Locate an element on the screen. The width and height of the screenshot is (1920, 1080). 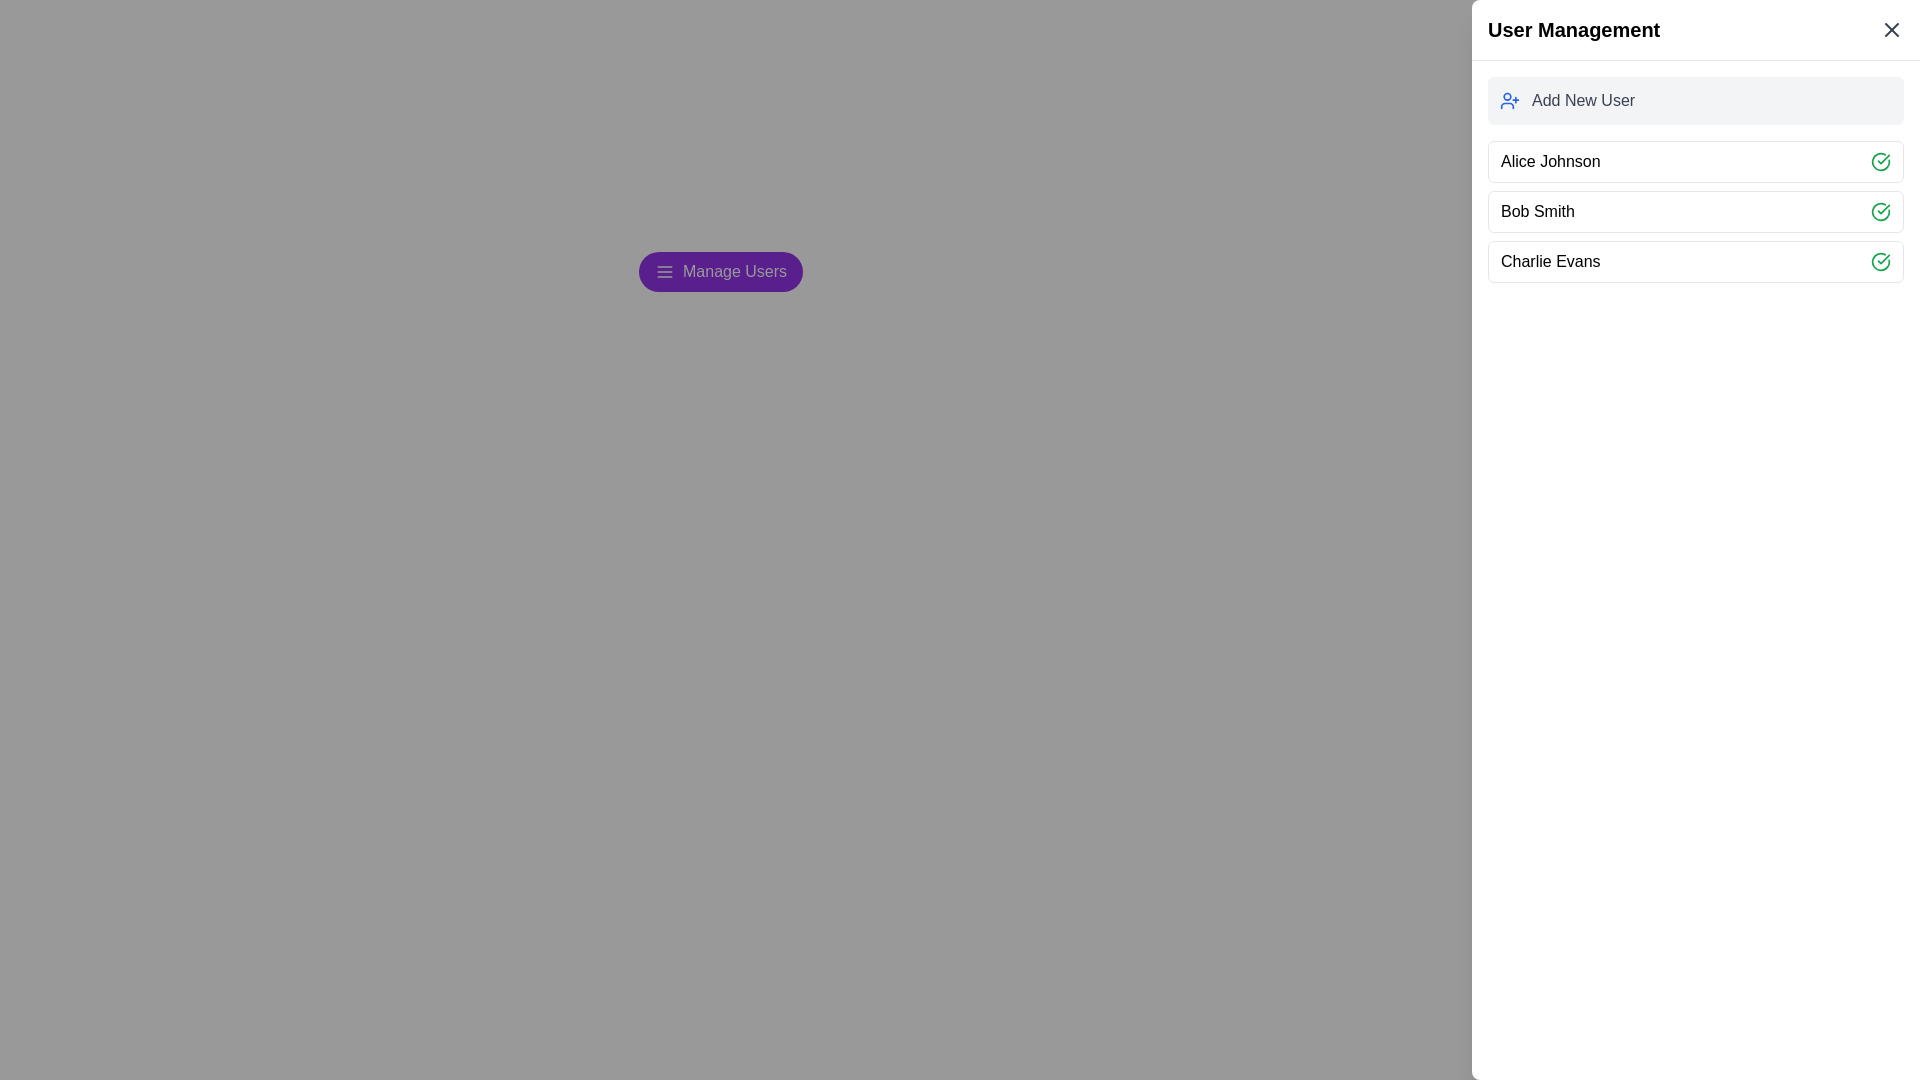
the text label displaying 'Add New User' in medium gray font located in the user management section is located at coordinates (1582, 100).